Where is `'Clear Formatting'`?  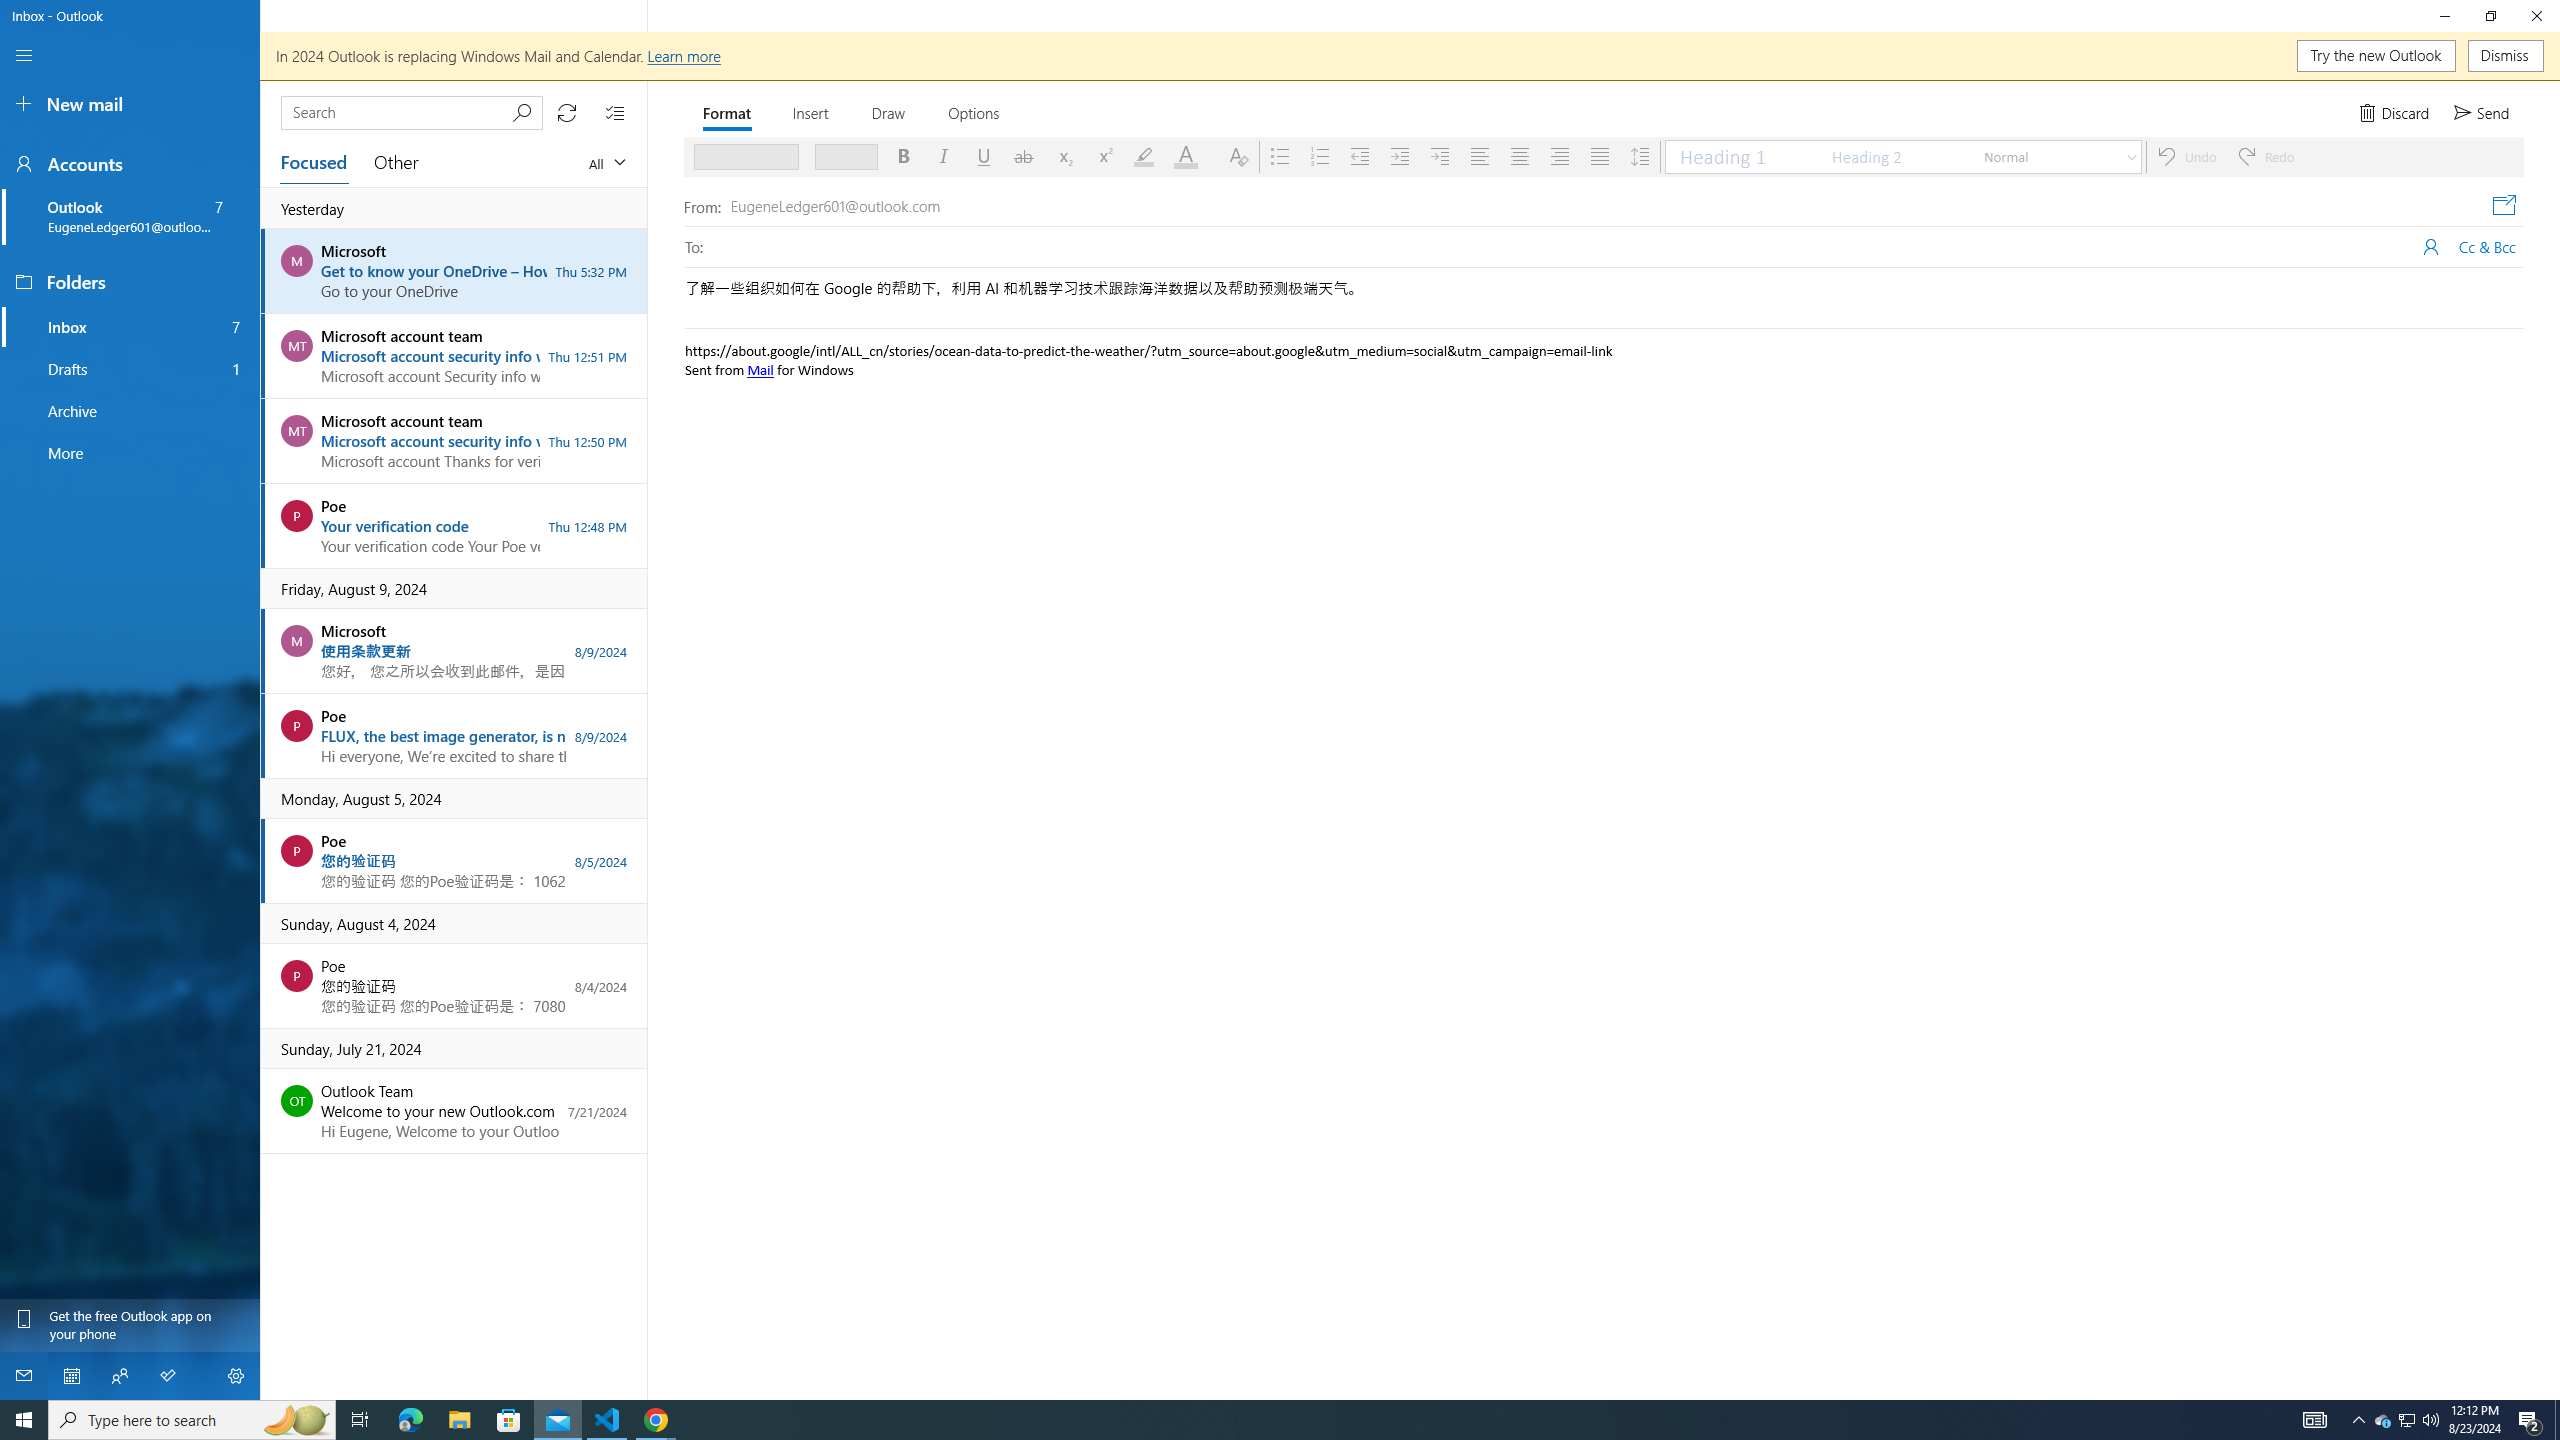
'Clear Formatting' is located at coordinates (1239, 156).